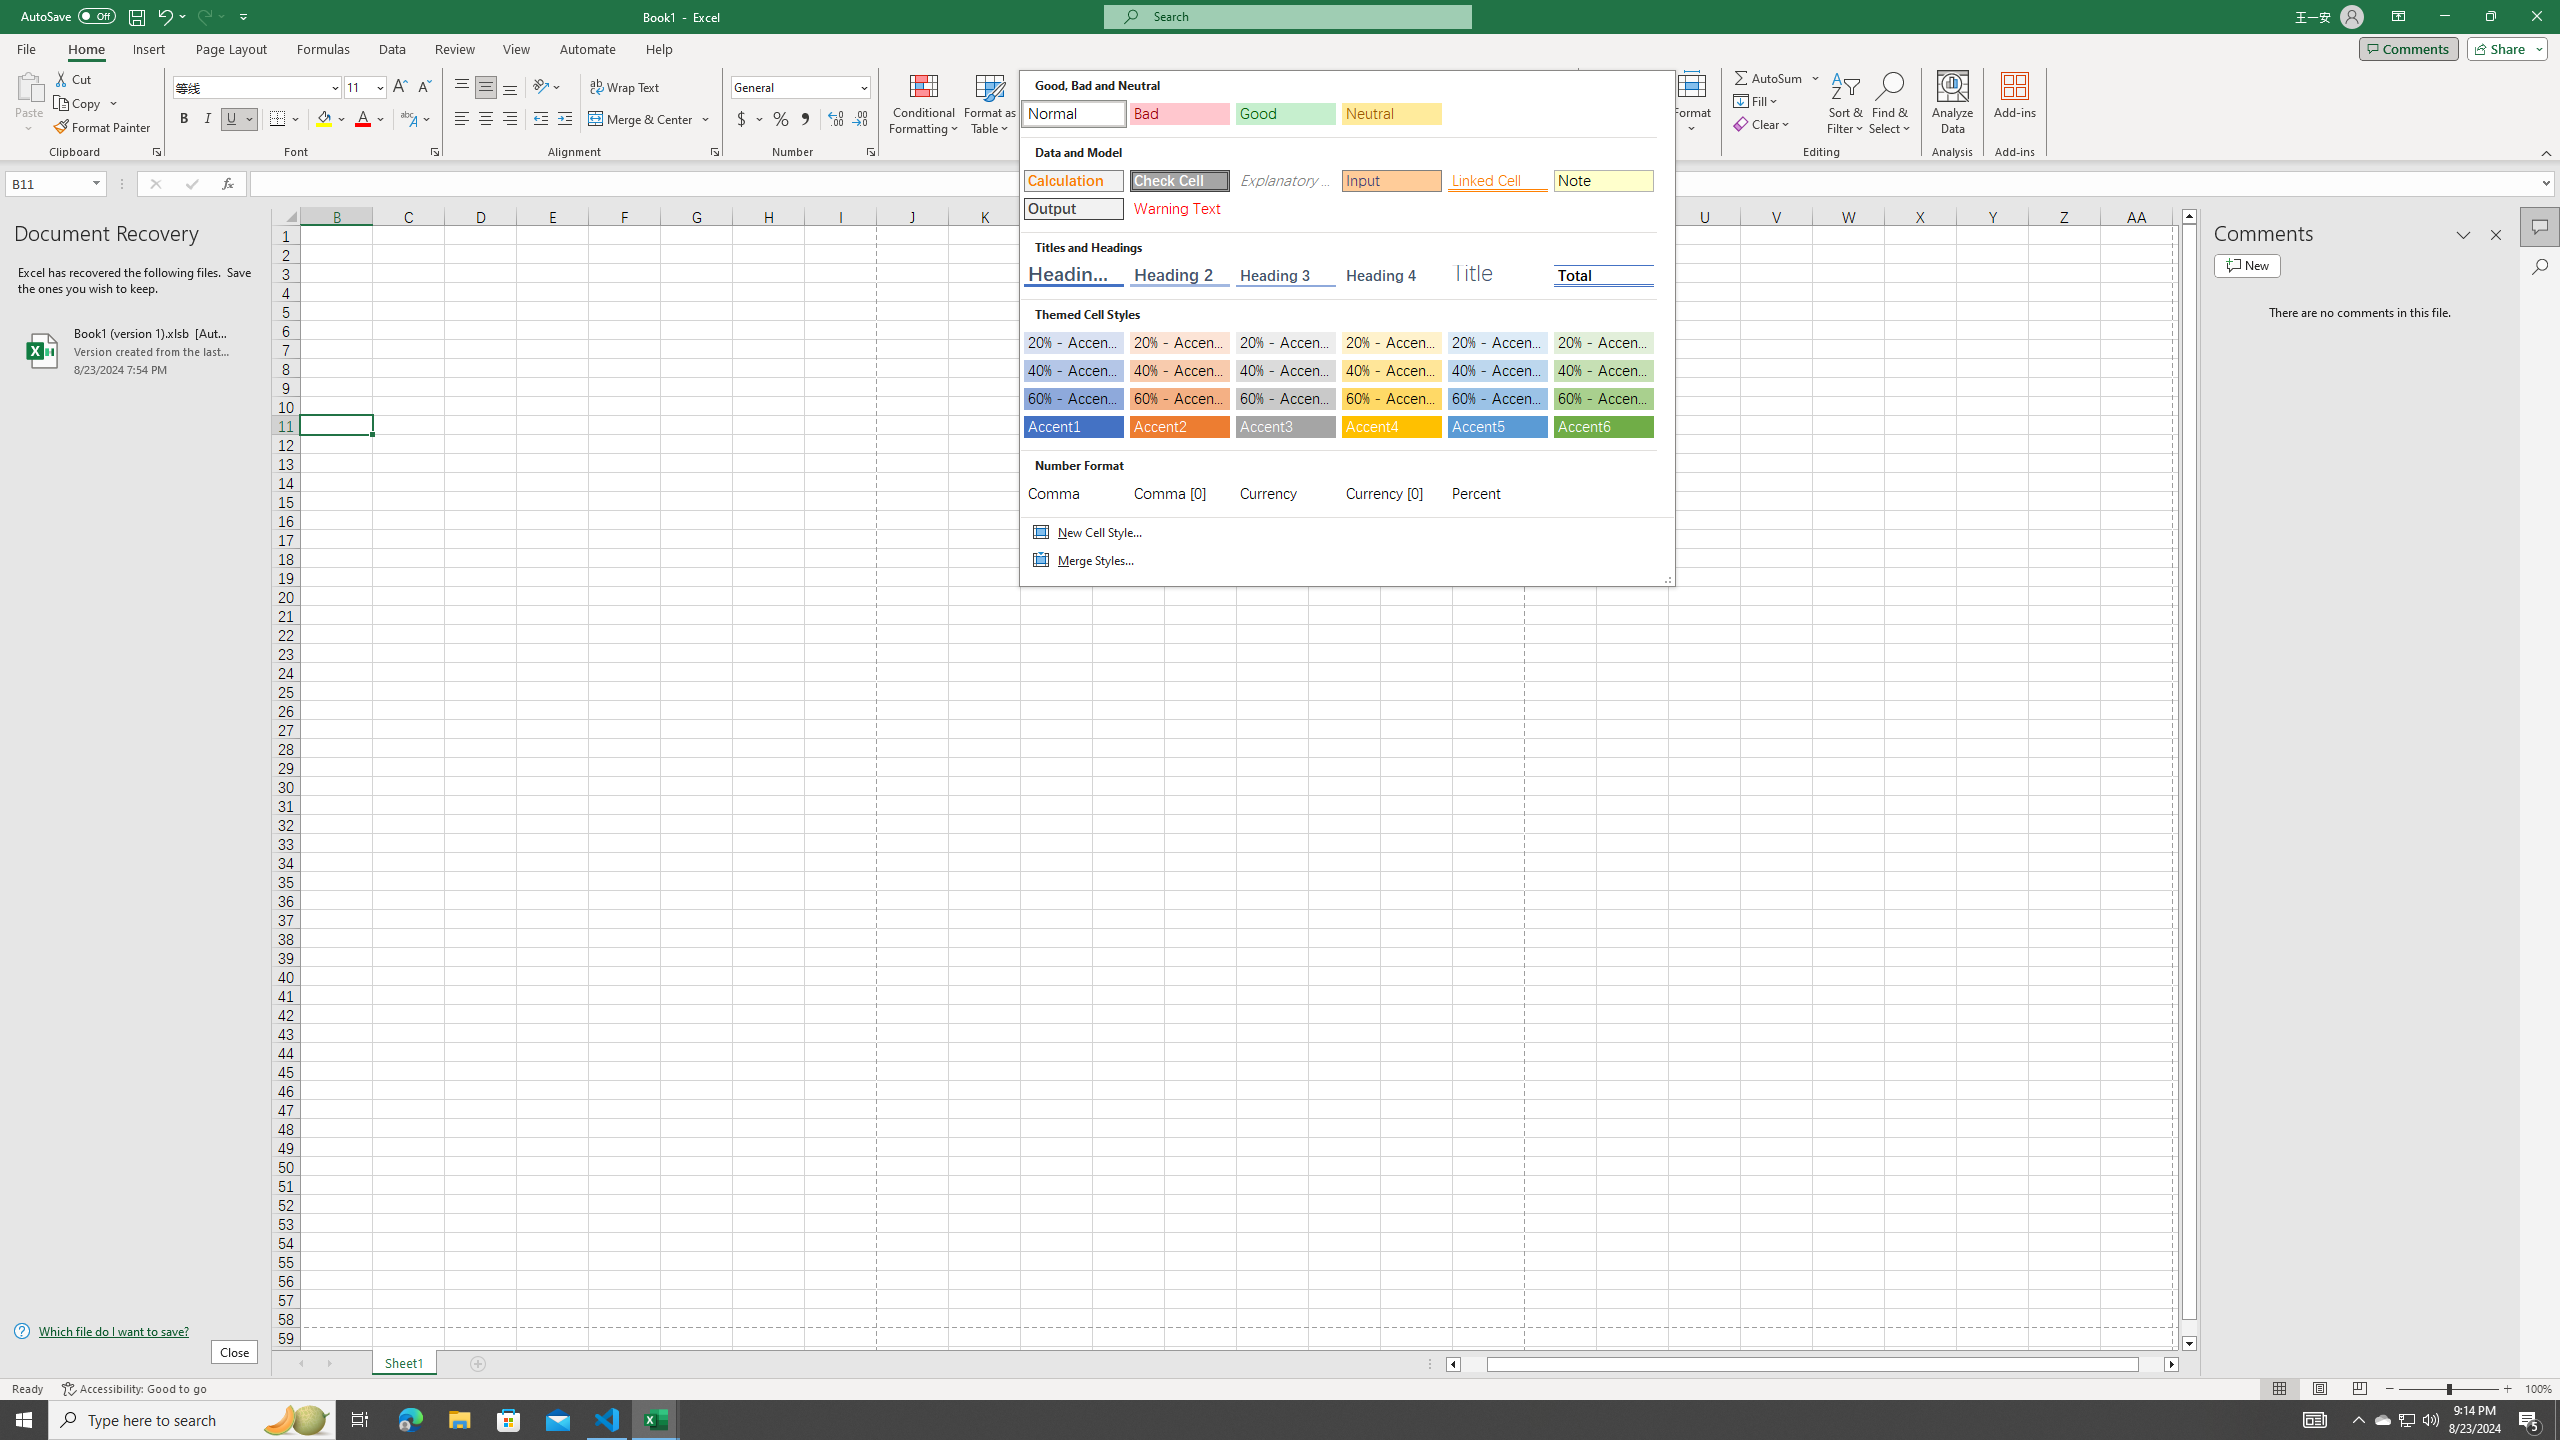 The width and height of the screenshot is (2560, 1440). I want to click on 'Find & Select', so click(1890, 103).